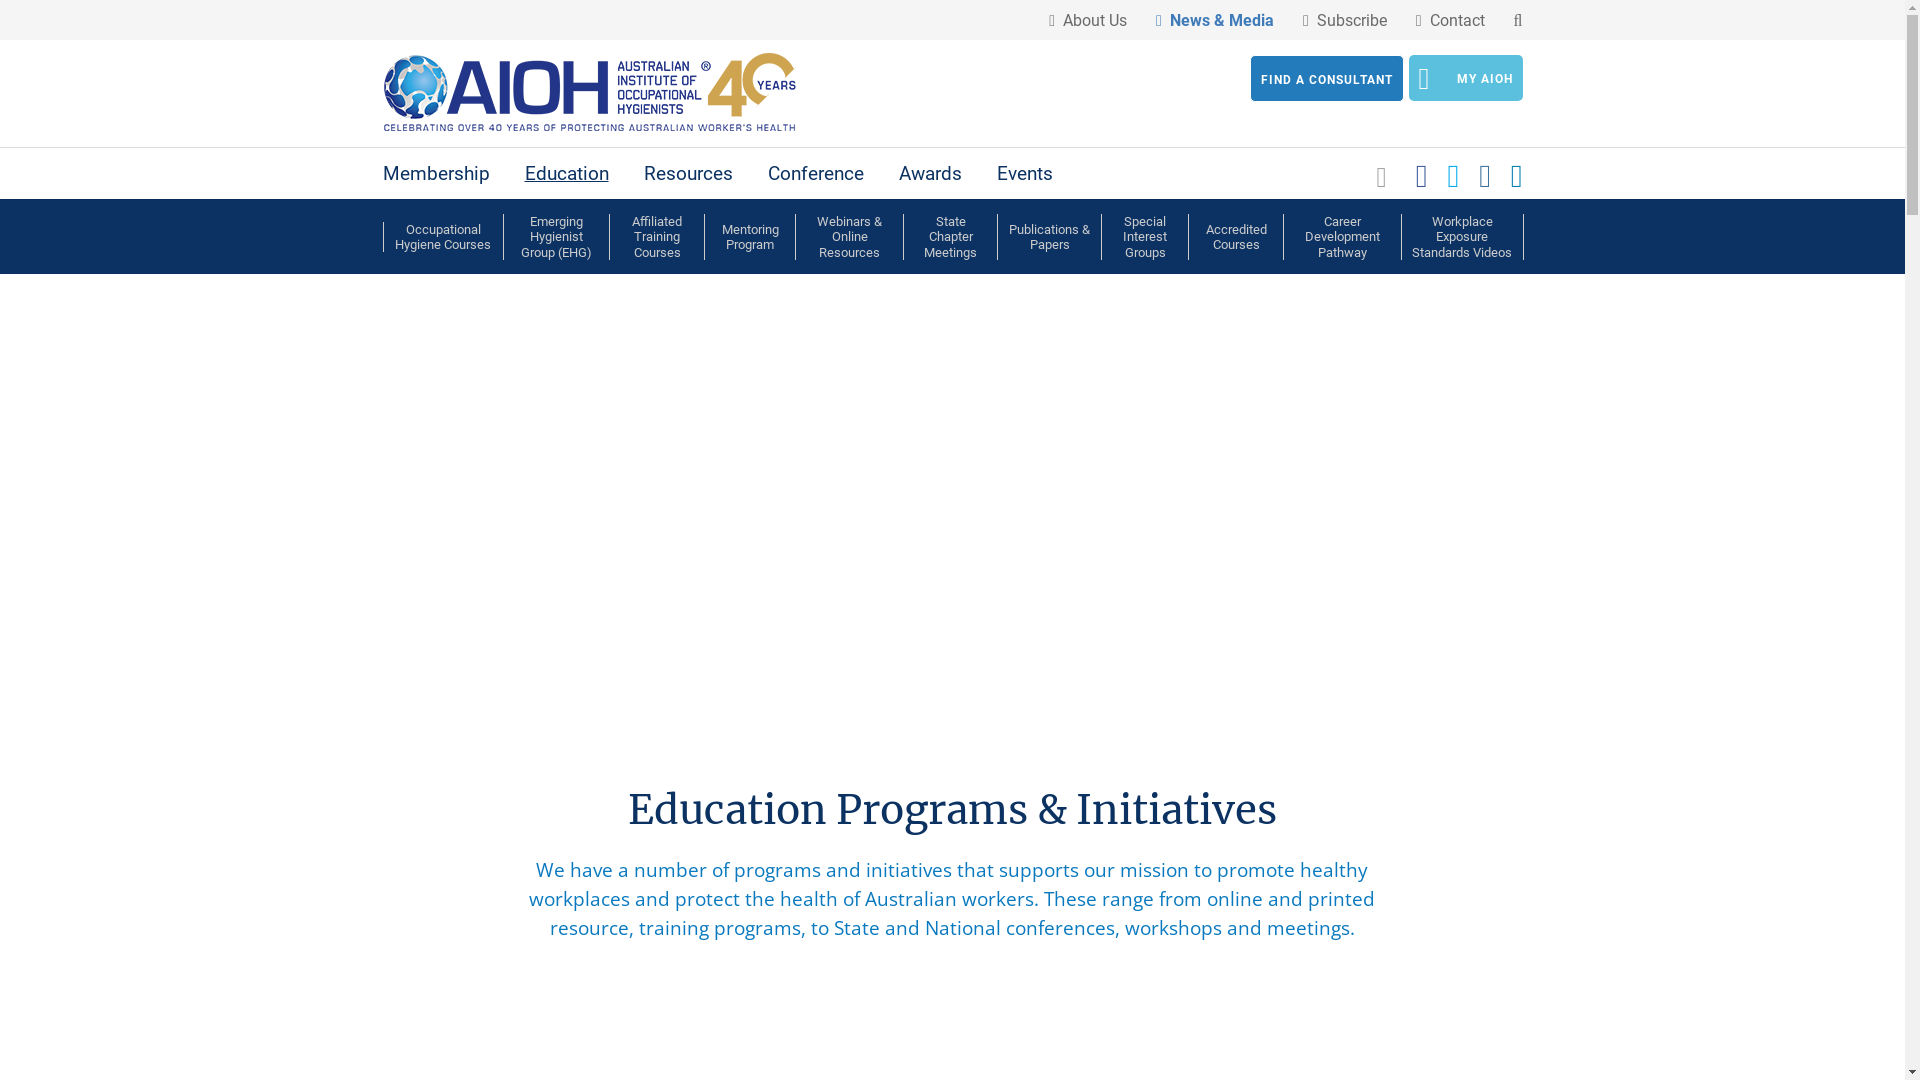  I want to click on 'Education', so click(523, 172).